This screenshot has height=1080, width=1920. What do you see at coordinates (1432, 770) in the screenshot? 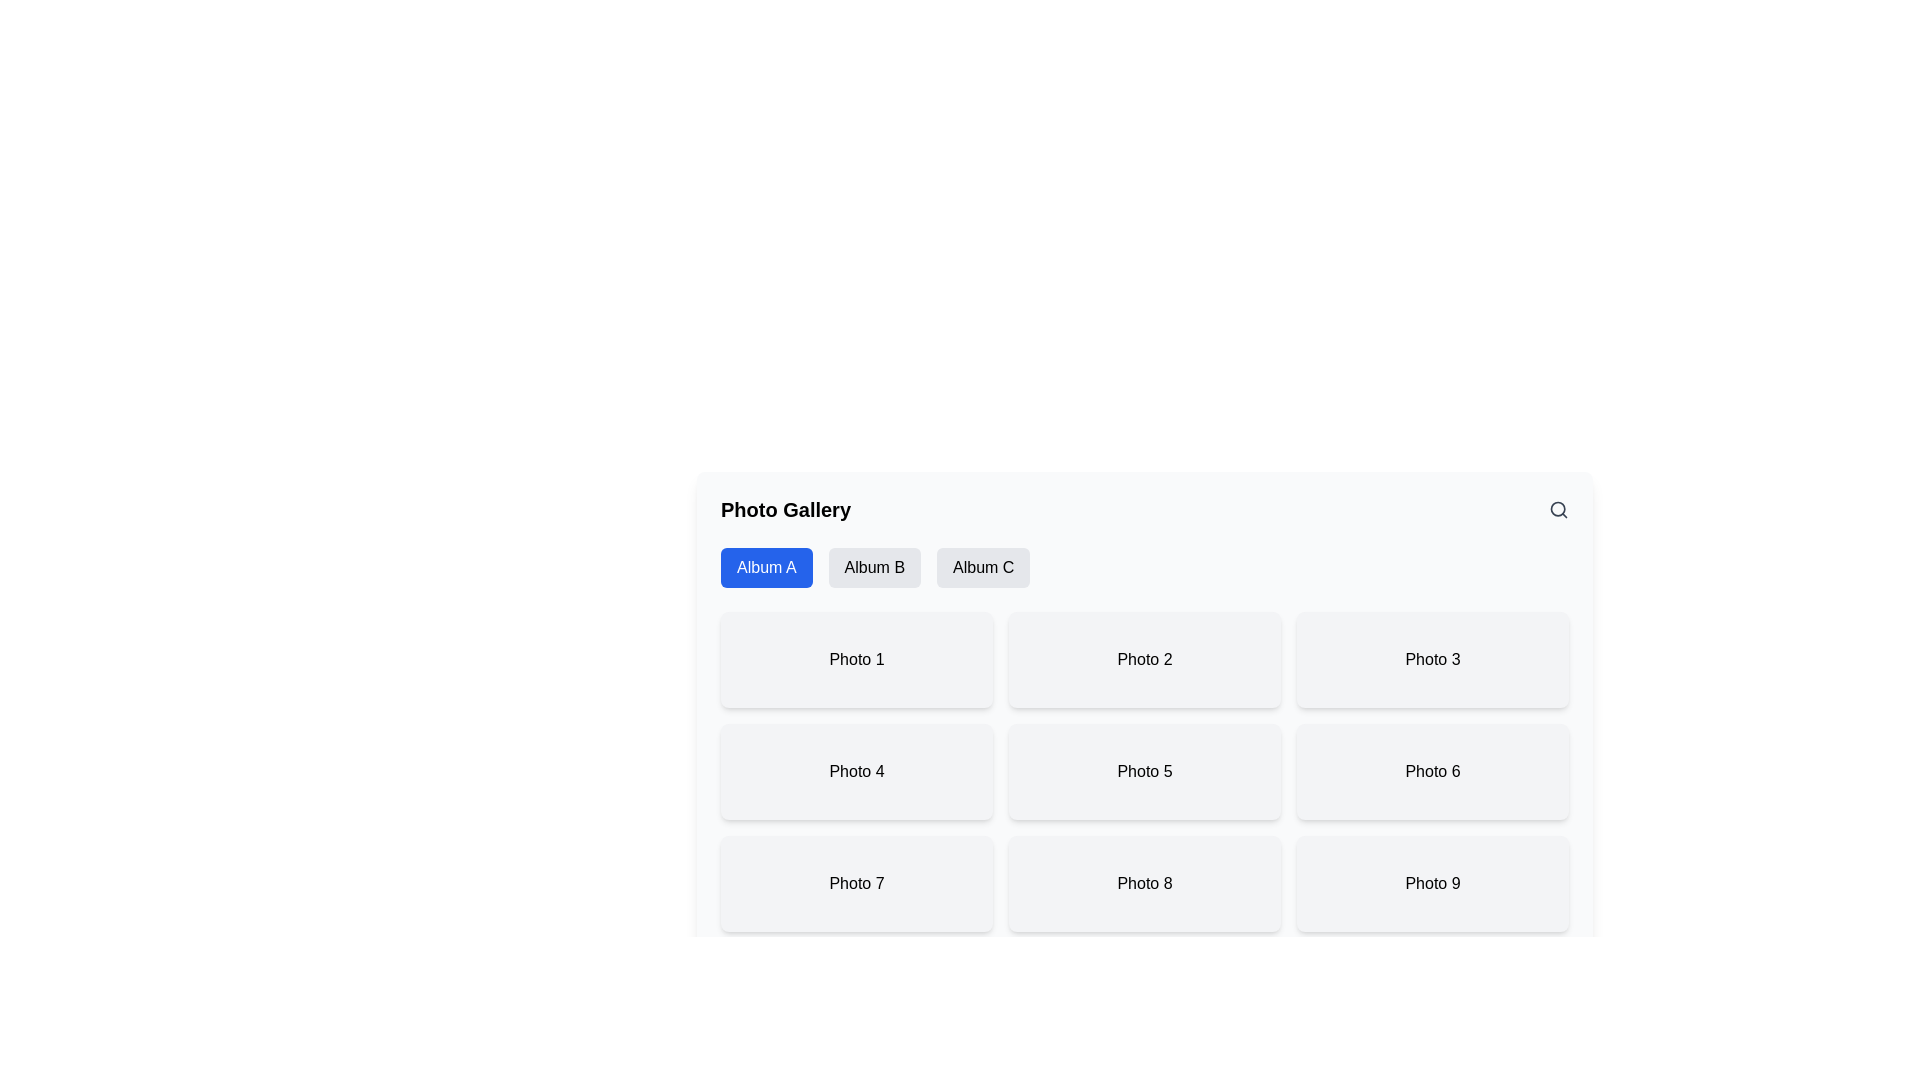
I see `the static label or item placeholder titled 'Photo 6' located in the second row and third column of the grid layout` at bounding box center [1432, 770].